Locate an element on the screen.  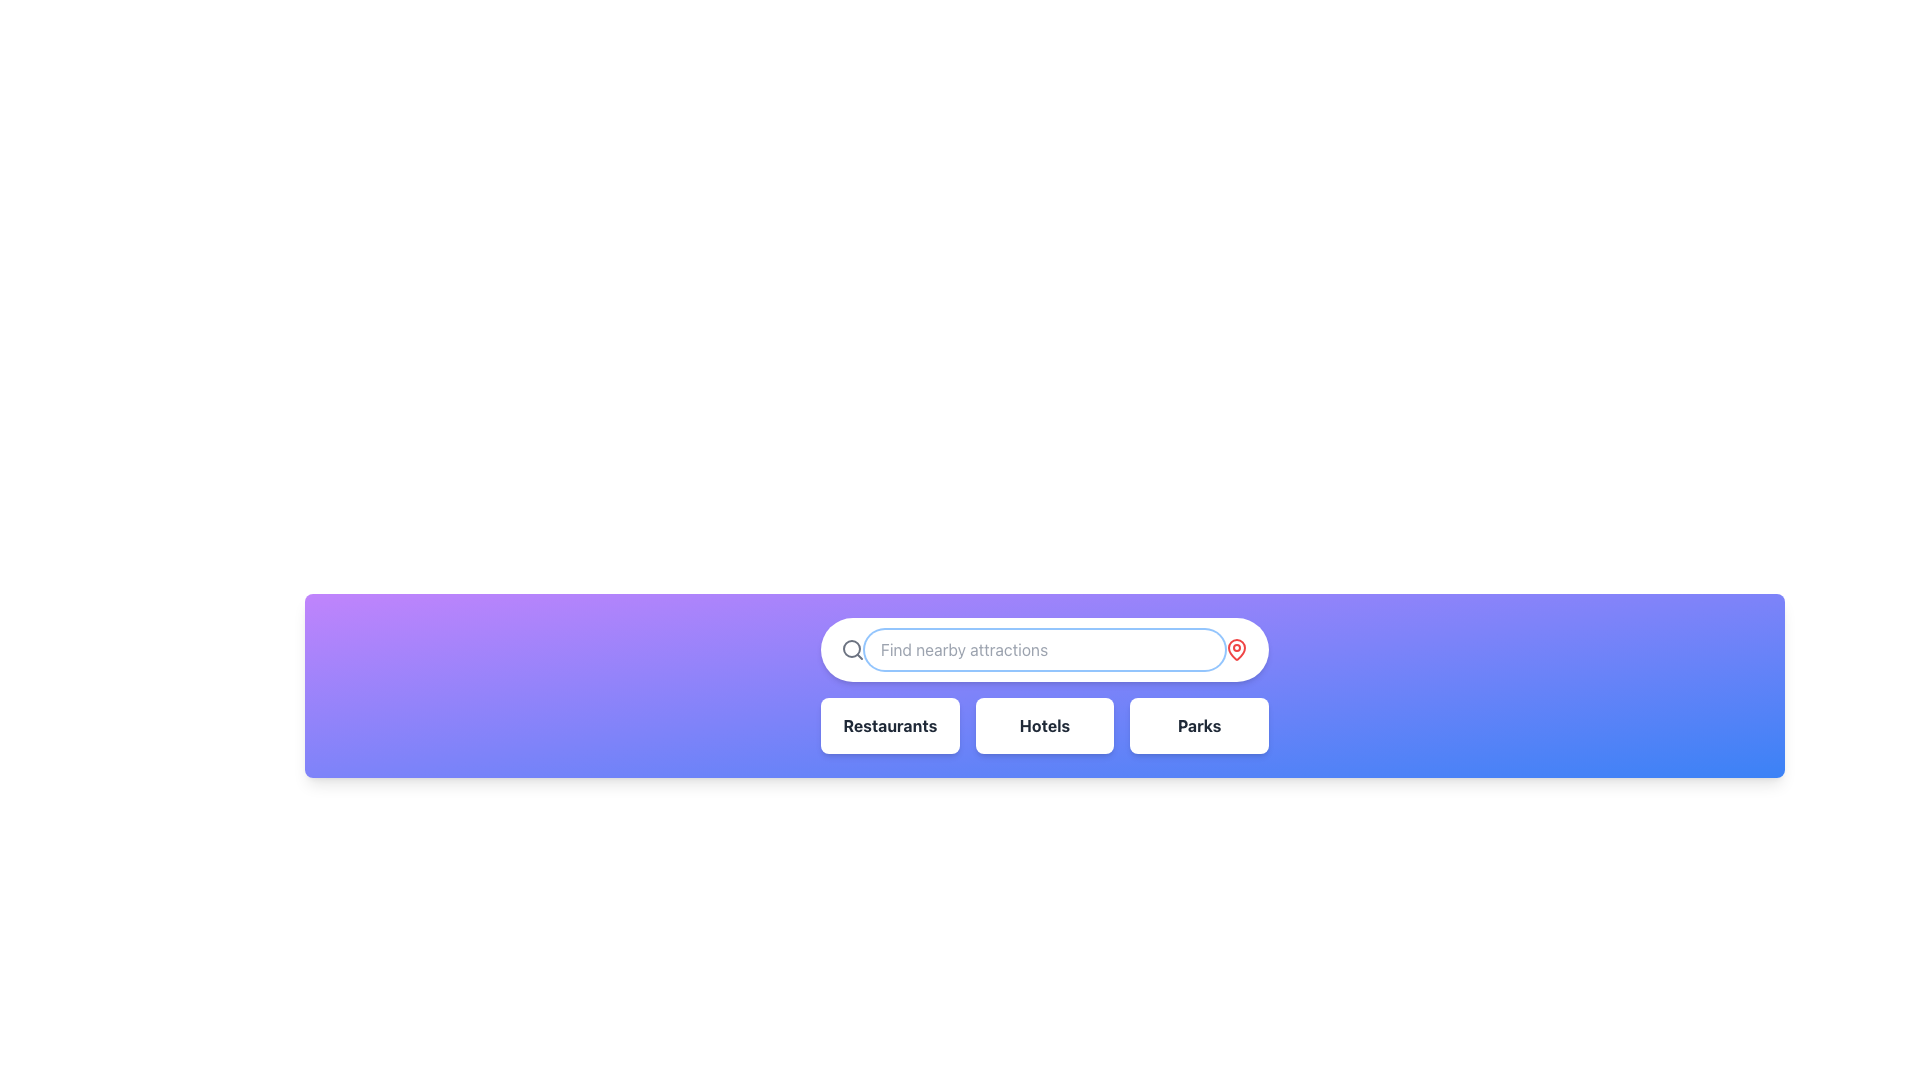
the oval-shaped search bar with placeholder text 'Find nearby attractions' to focus and type is located at coordinates (1044, 650).